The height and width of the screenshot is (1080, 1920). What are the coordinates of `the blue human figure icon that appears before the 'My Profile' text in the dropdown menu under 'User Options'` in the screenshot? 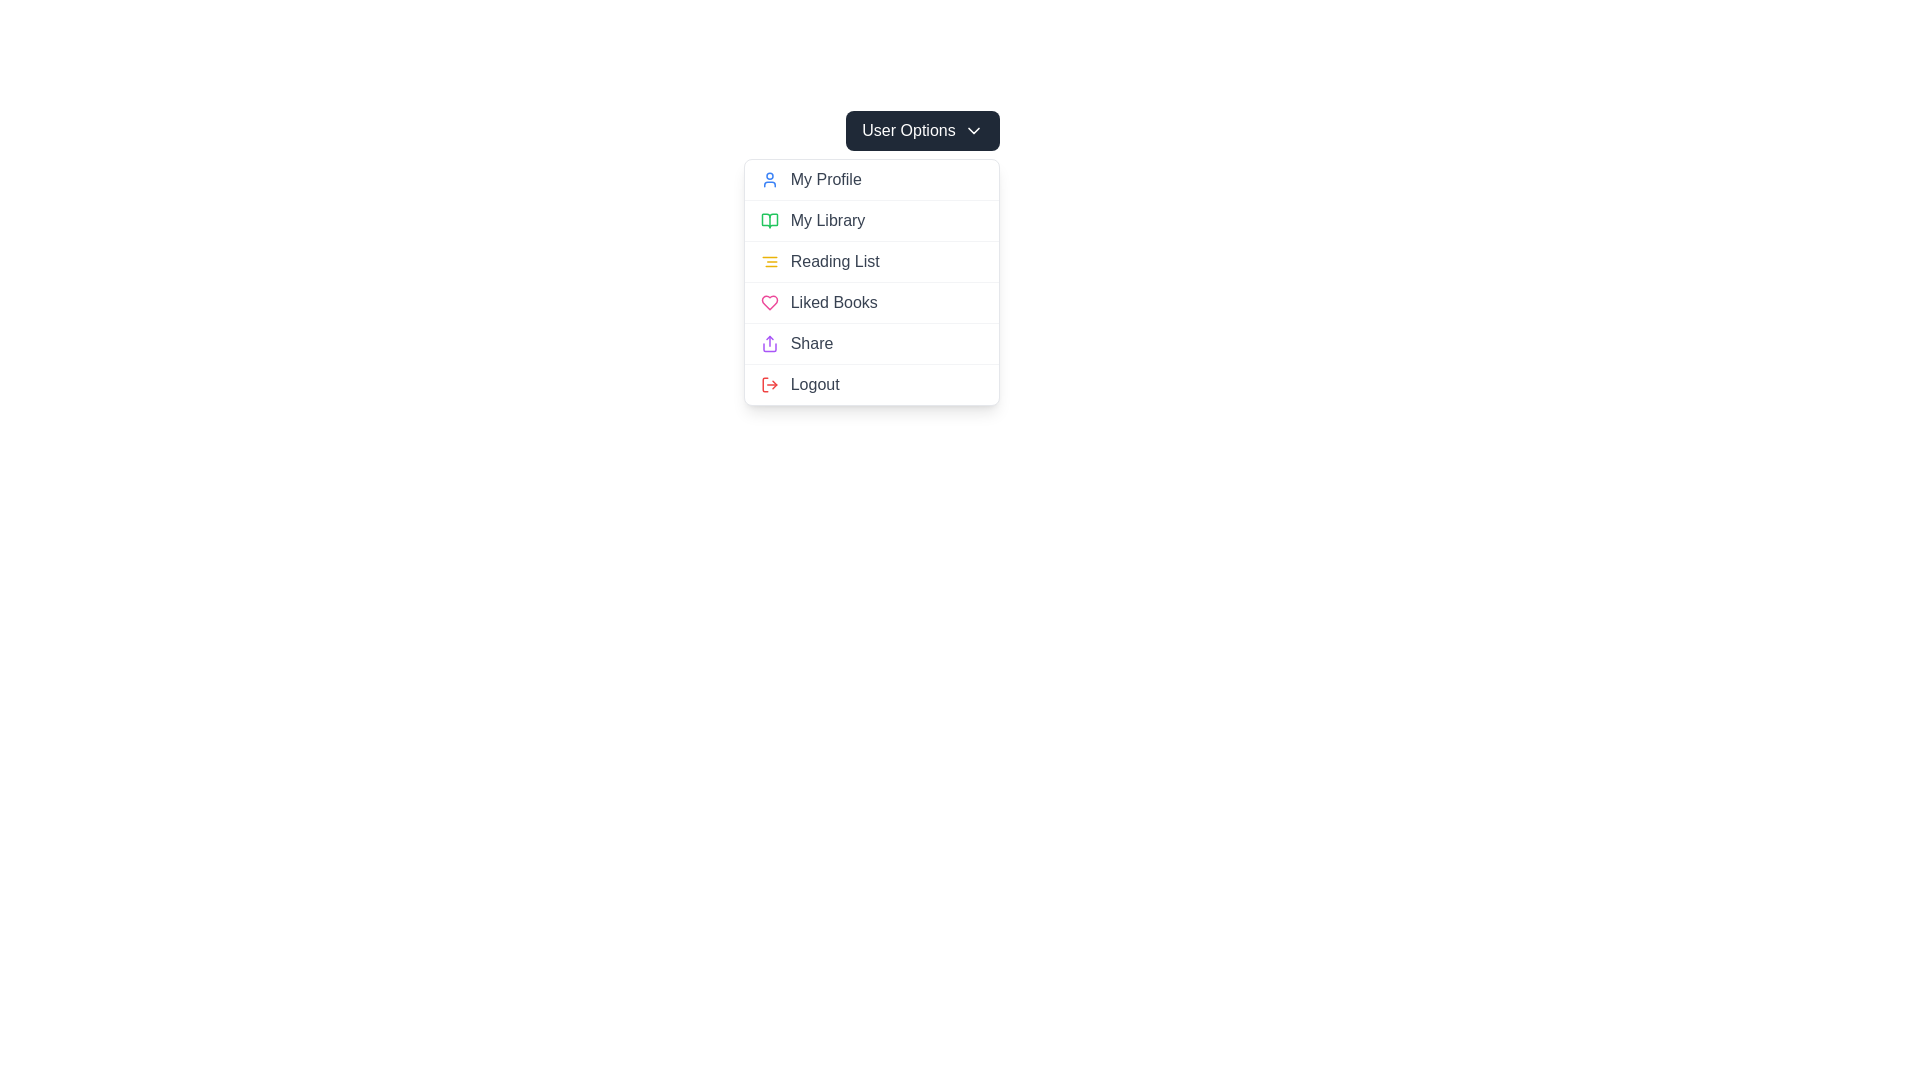 It's located at (768, 180).